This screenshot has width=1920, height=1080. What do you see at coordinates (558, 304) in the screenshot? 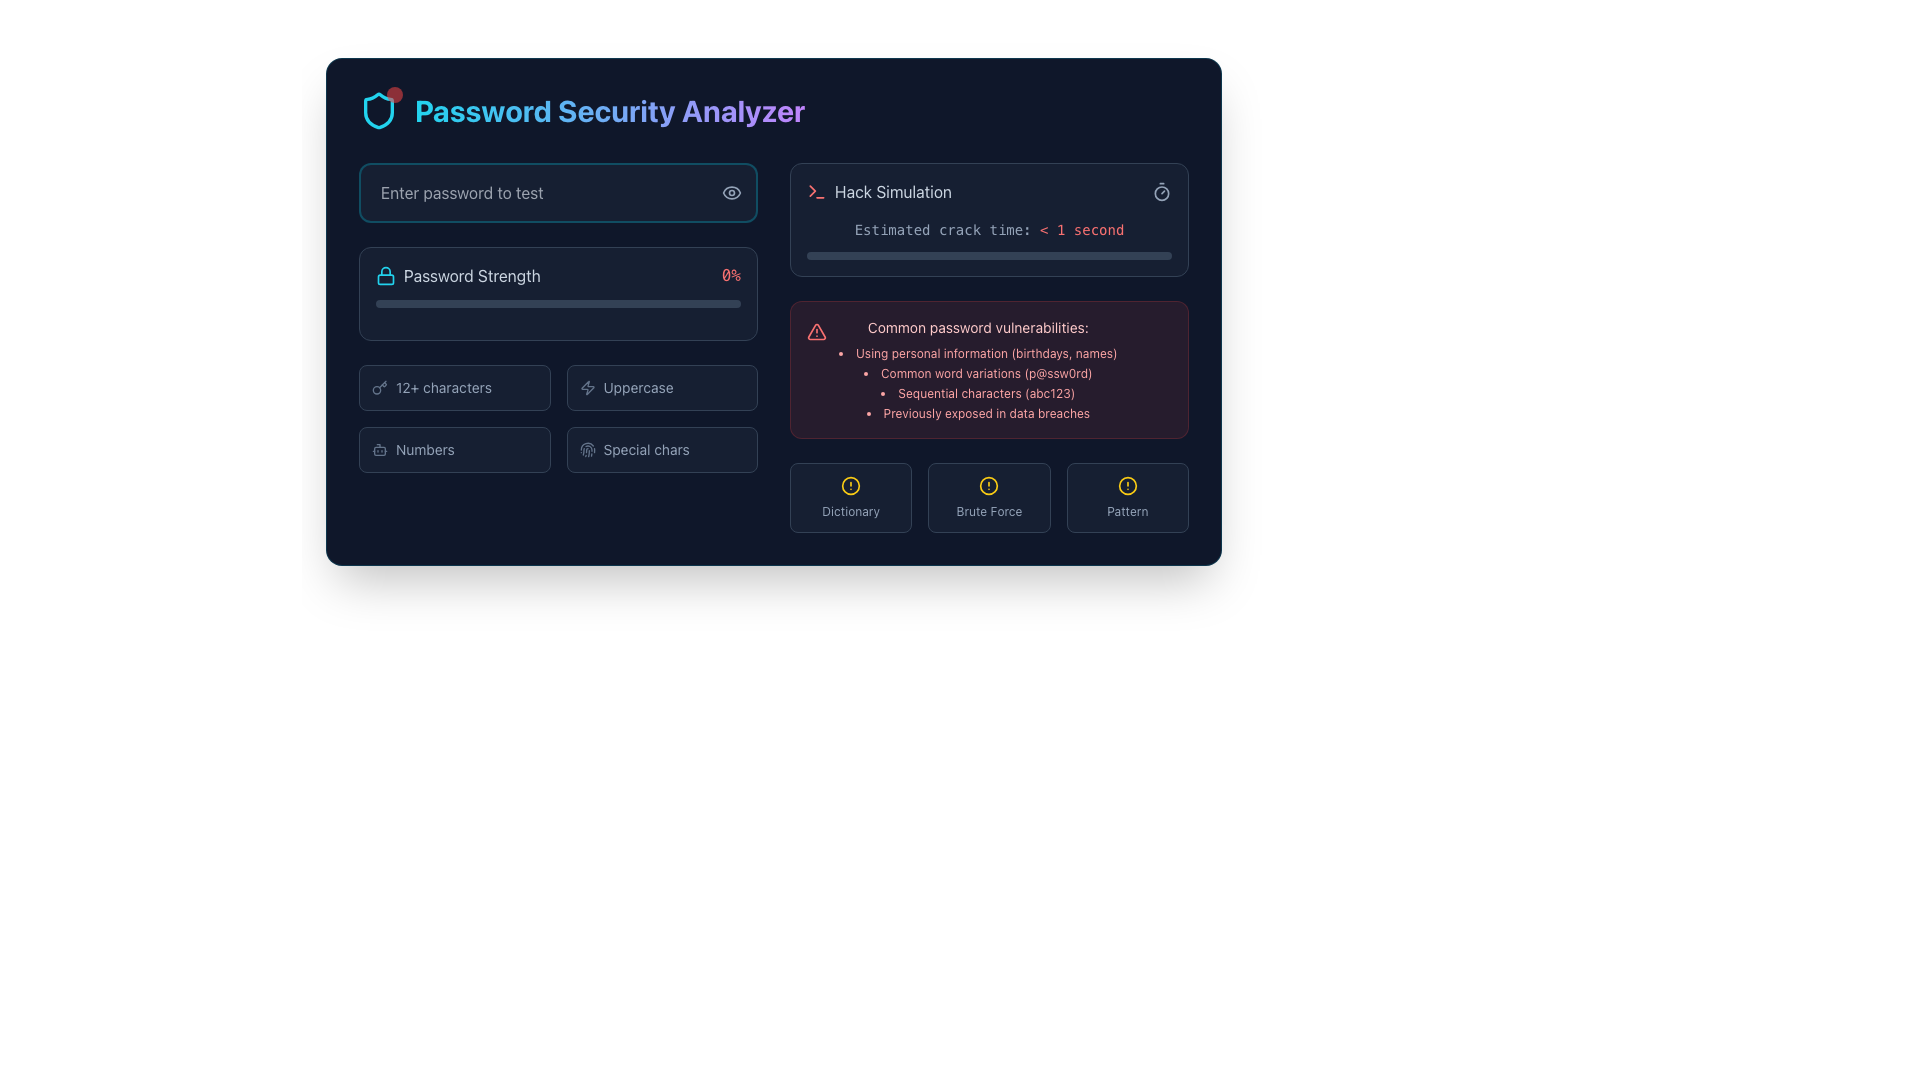
I see `the progression visually in the Progress Bar located within the 'Password Strength' module, right below the text 'Password Strength 0%'` at bounding box center [558, 304].